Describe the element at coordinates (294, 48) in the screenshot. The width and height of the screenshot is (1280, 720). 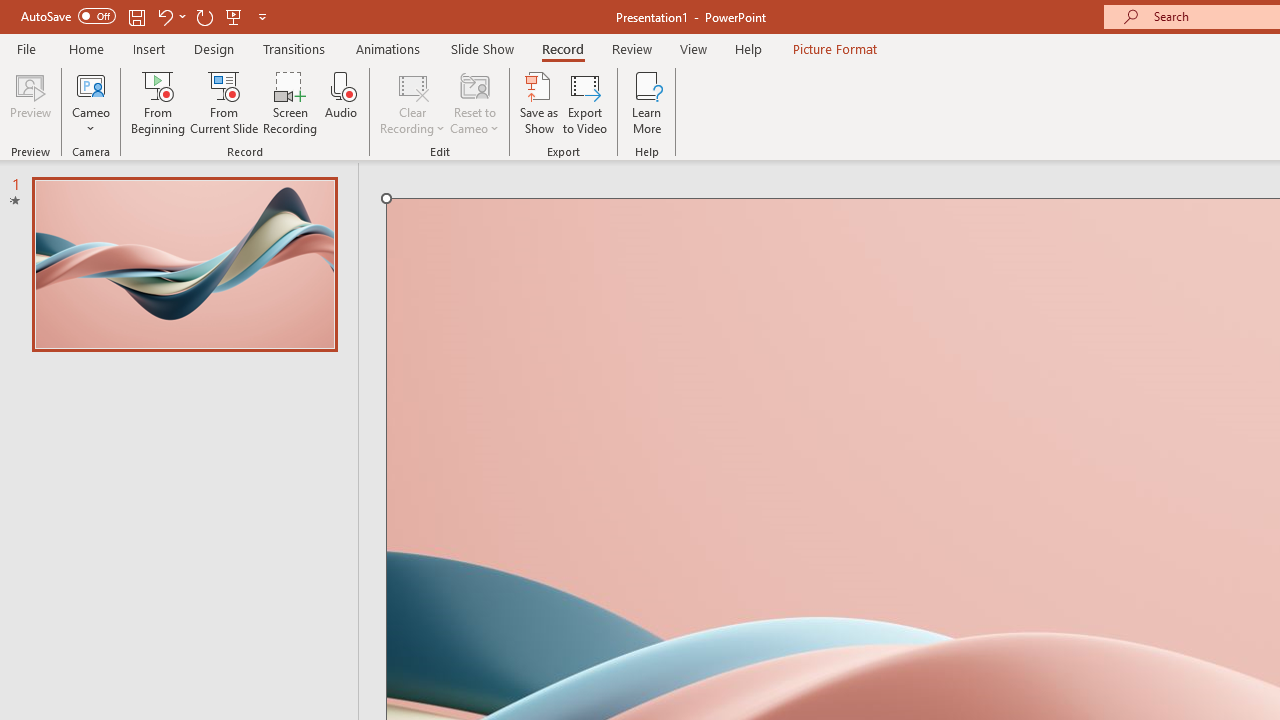
I see `'Transitions'` at that location.